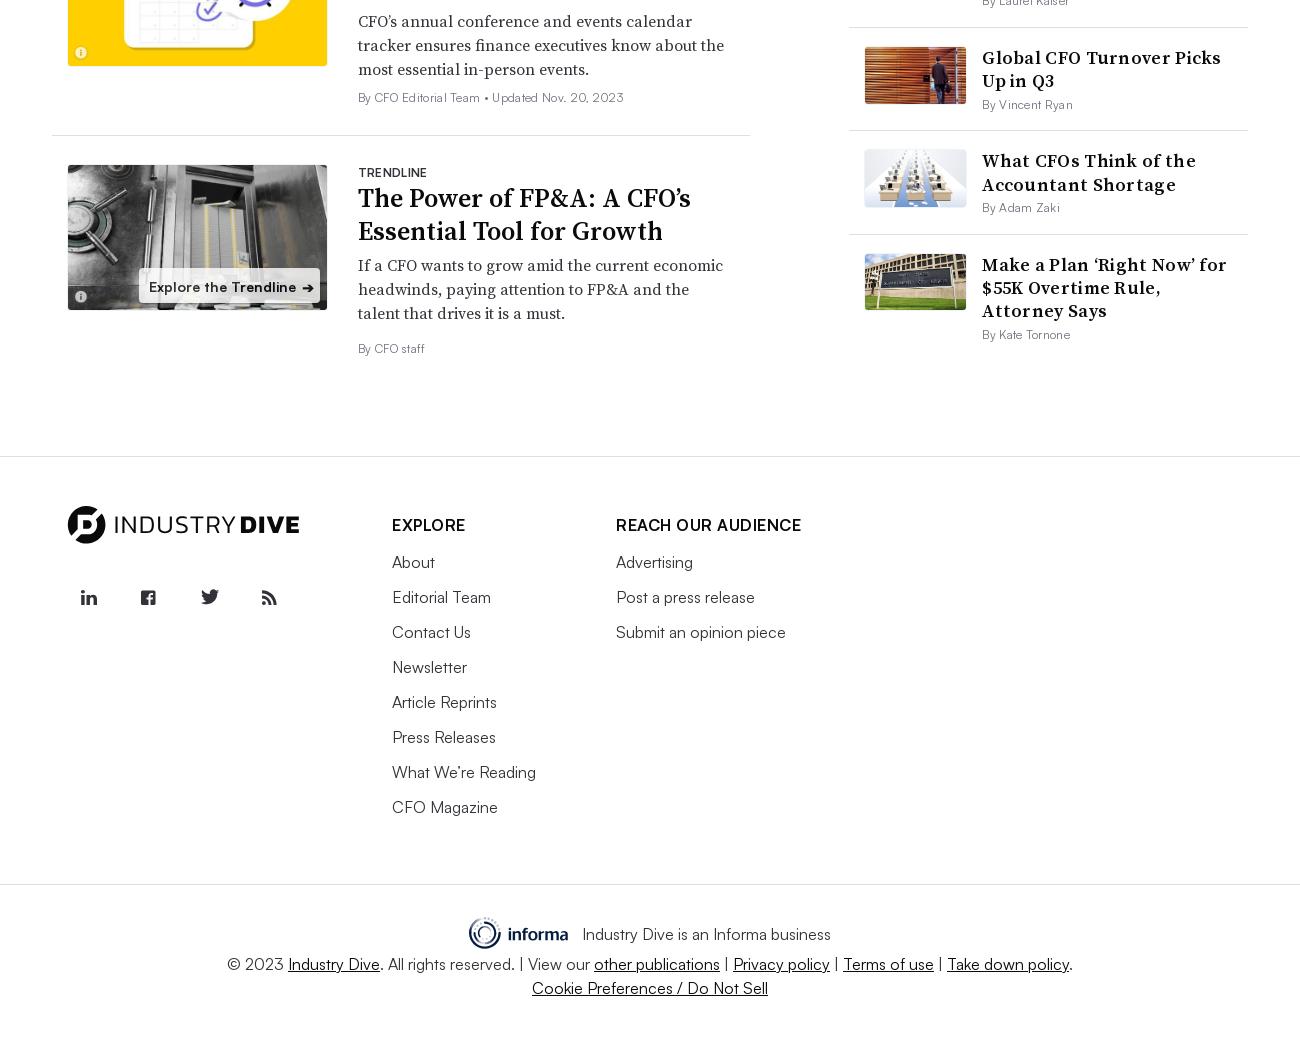  Describe the element at coordinates (220, 286) in the screenshot. I see `'Explore the Trendline'` at that location.